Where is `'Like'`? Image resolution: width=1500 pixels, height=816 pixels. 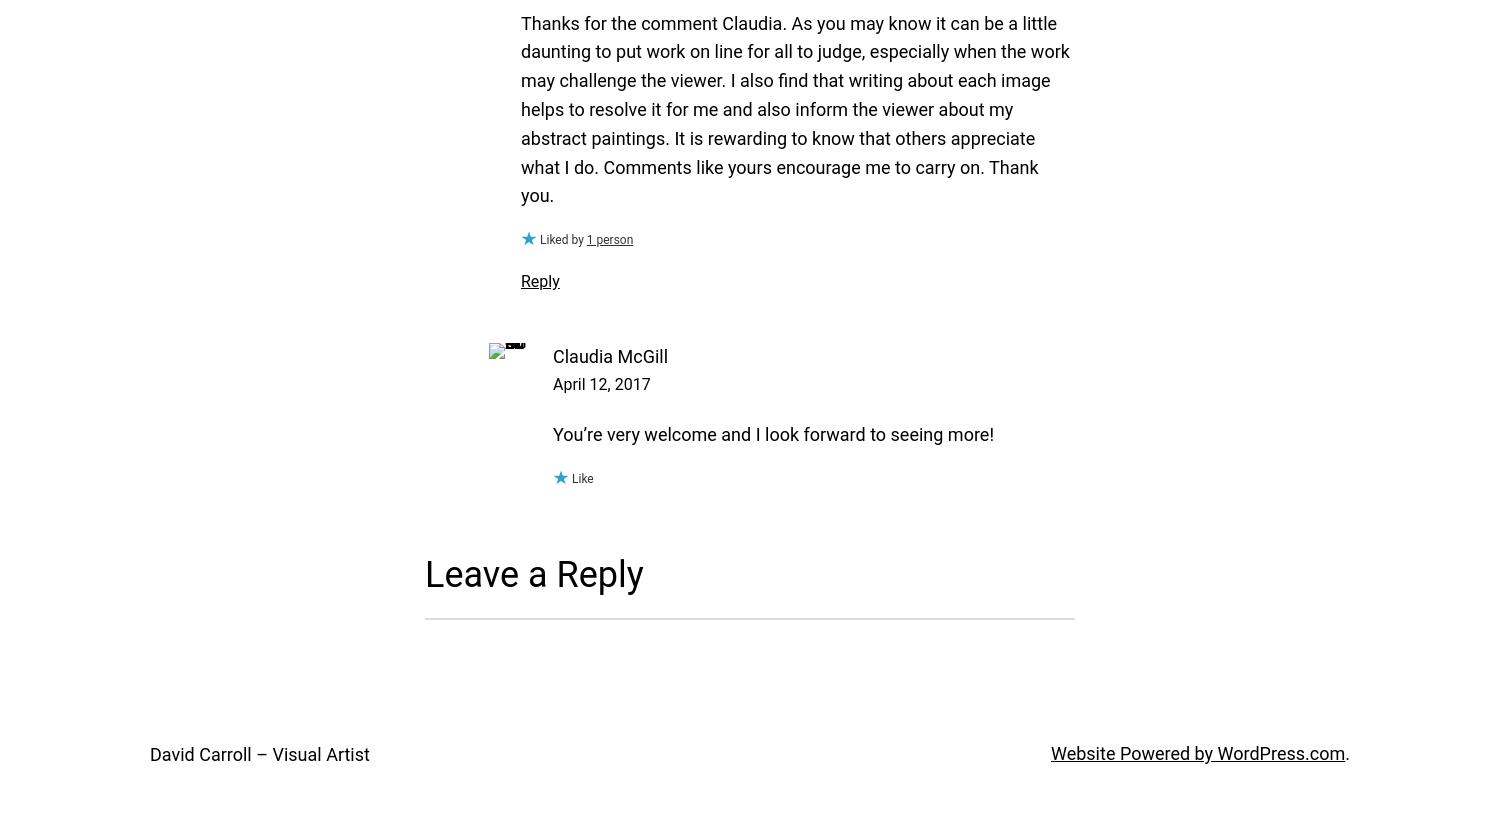
'Like' is located at coordinates (581, 477).